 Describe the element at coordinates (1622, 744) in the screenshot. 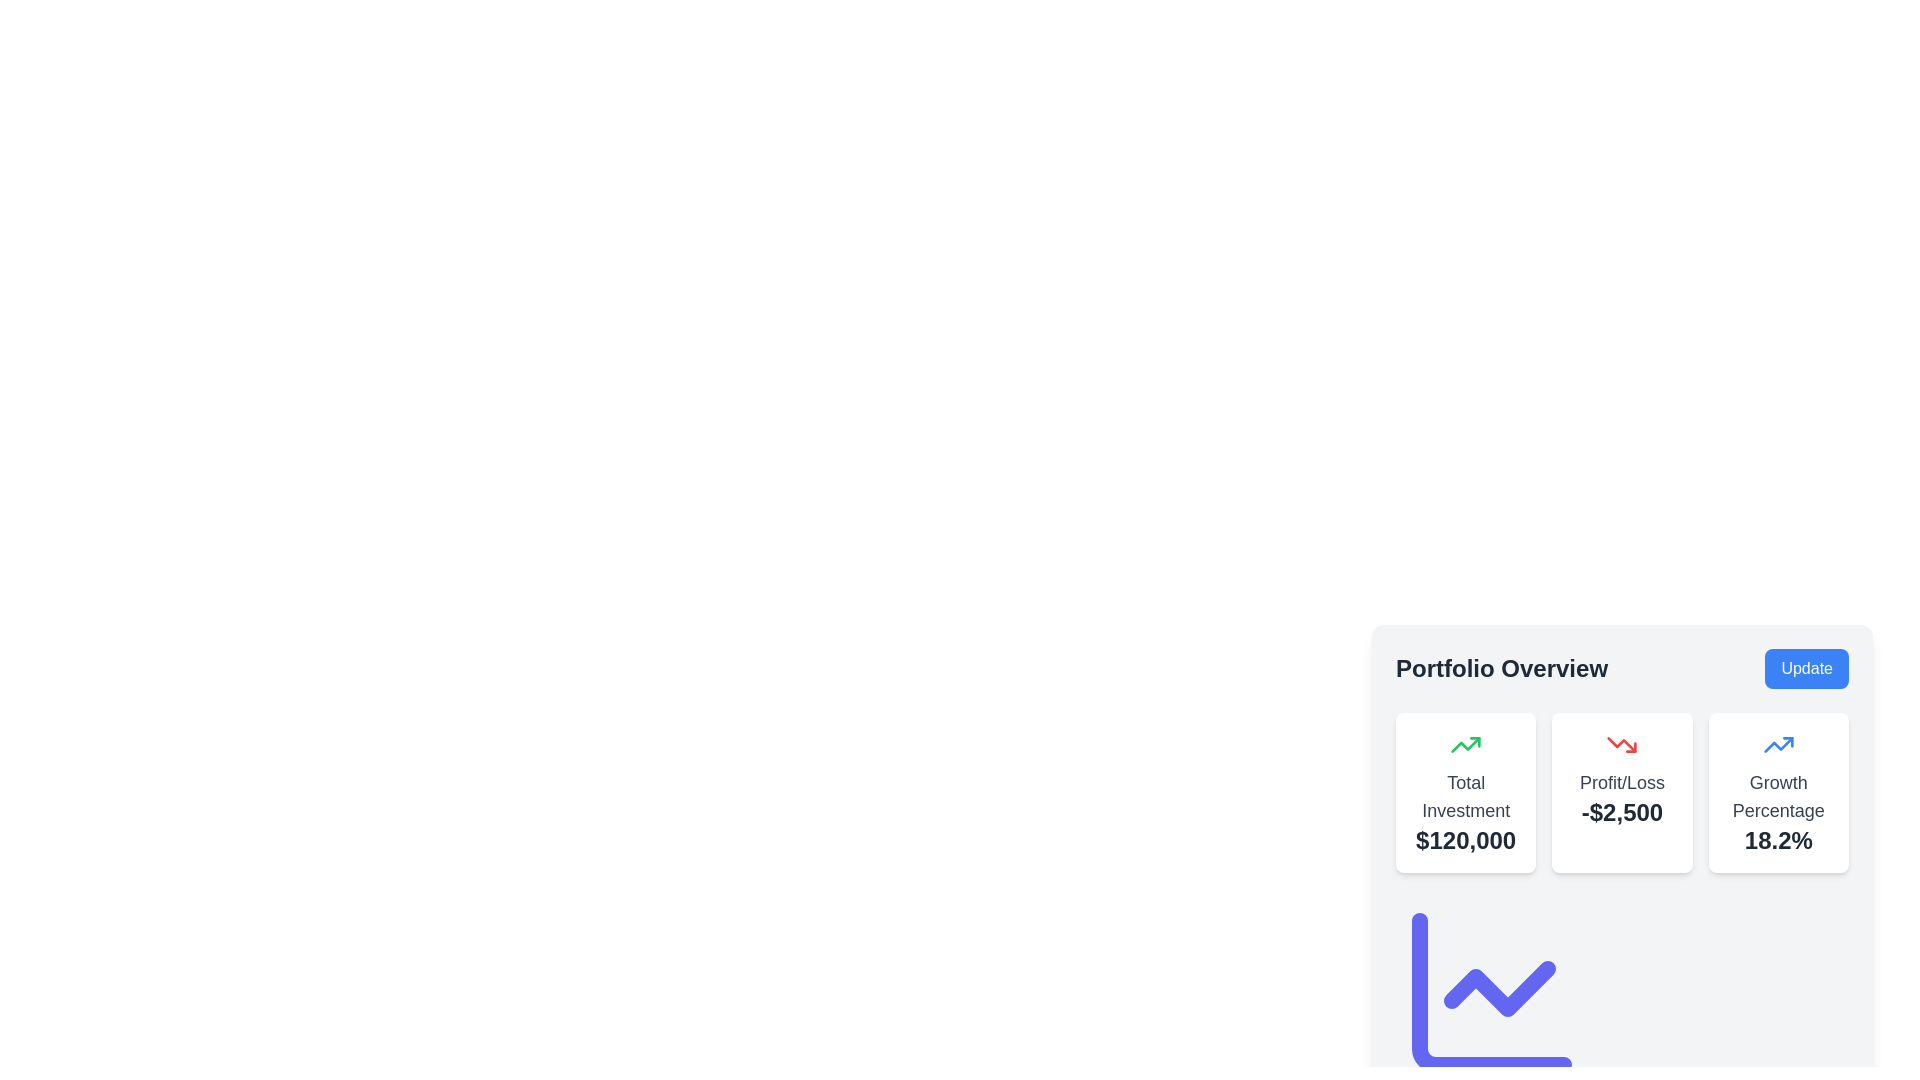

I see `the downward trending red chart icon positioned above the text '-$2,500' and to the left of 'Profit/Loss'` at that location.